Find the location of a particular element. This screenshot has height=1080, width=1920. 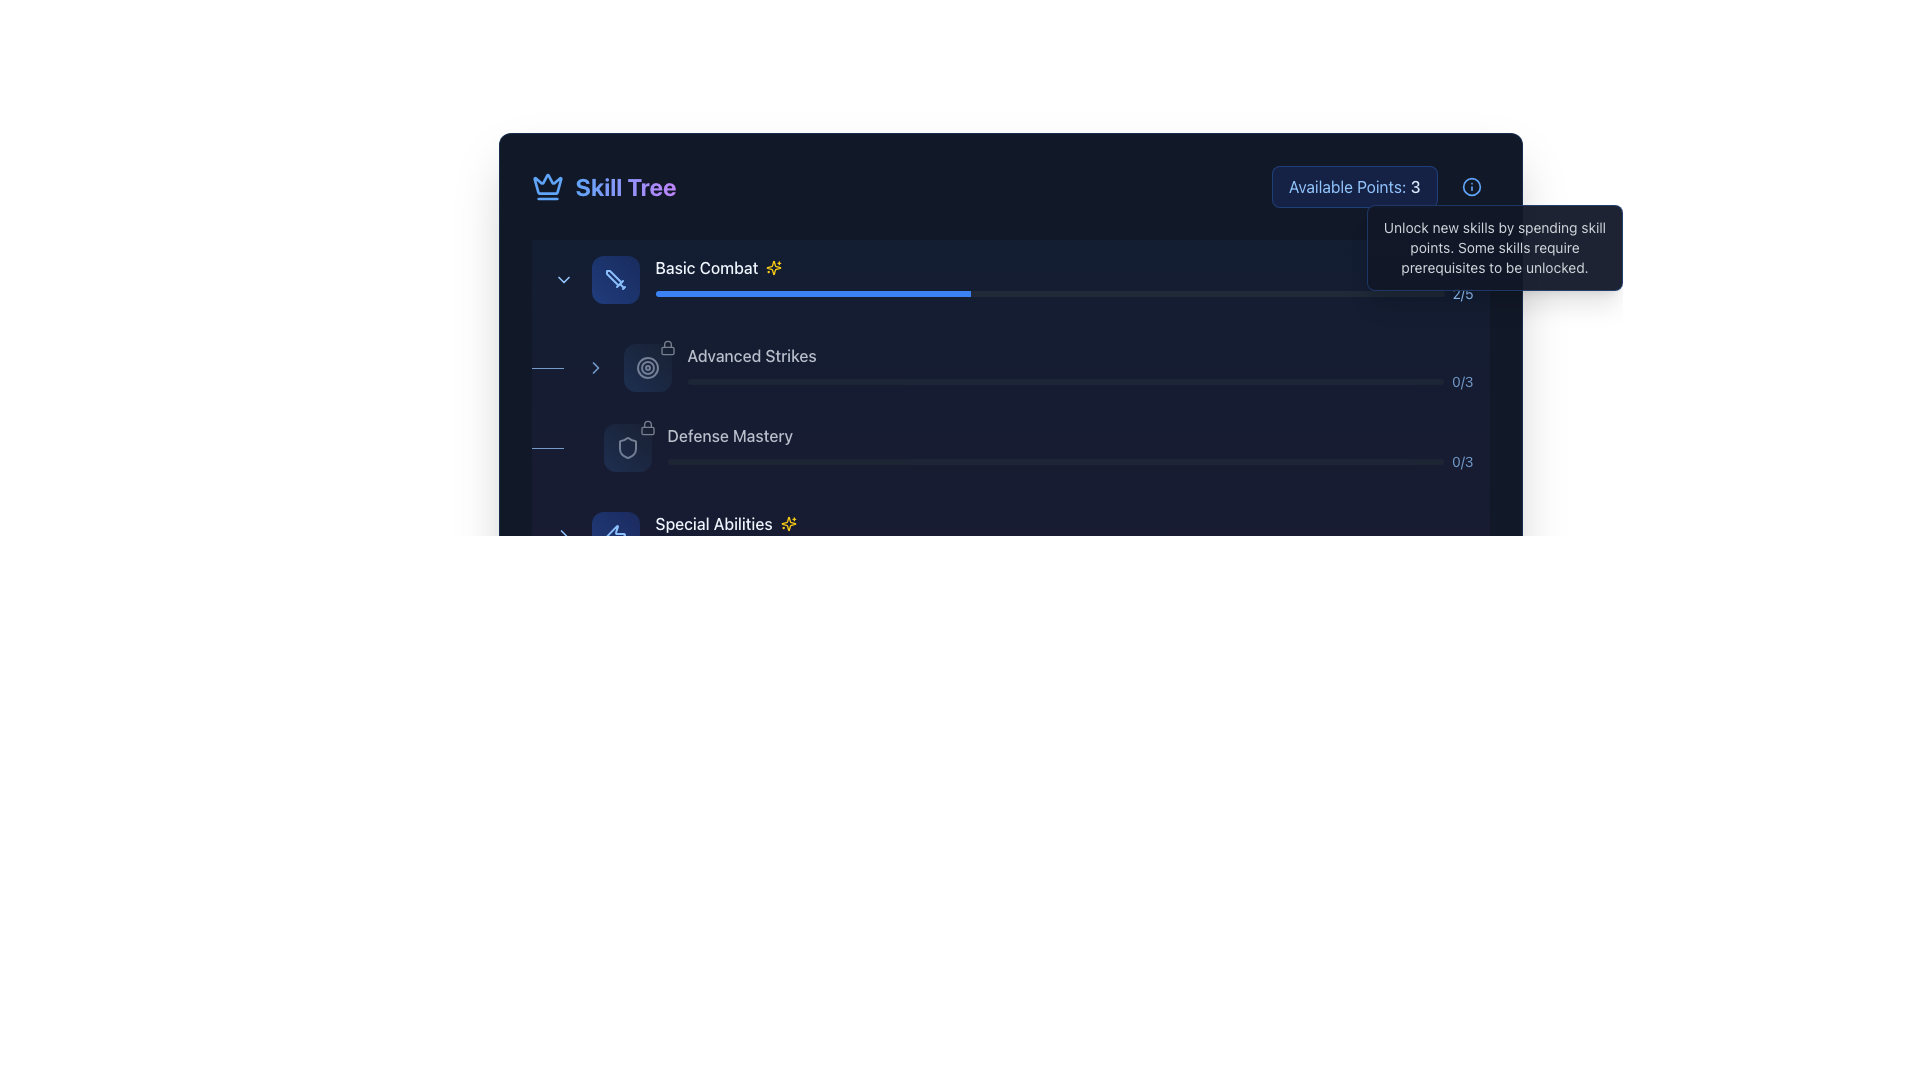

the 'Special Abilities' text label, which is styled in medium blue font on a dark background and located in a list of skill options is located at coordinates (714, 523).